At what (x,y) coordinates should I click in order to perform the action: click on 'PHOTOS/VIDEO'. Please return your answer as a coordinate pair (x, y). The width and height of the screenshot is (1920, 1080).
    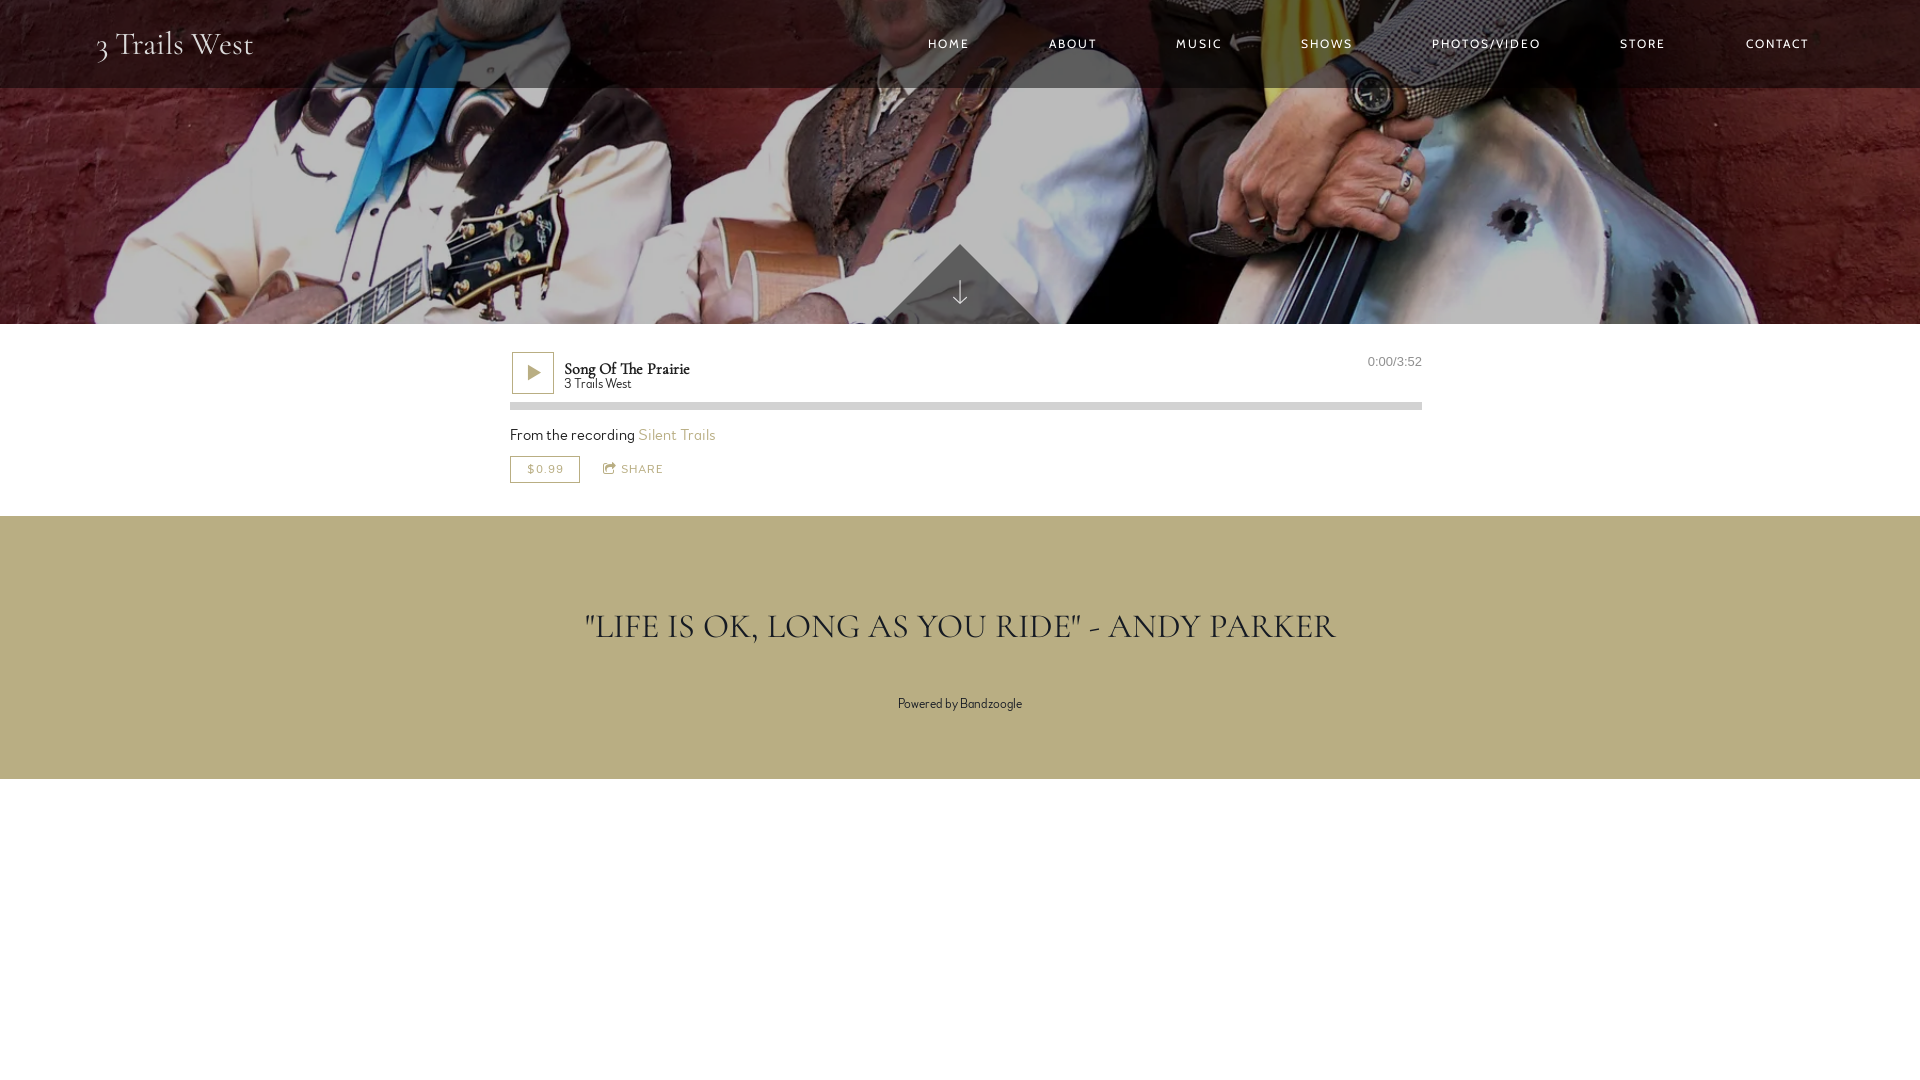
    Looking at the image, I should click on (1487, 43).